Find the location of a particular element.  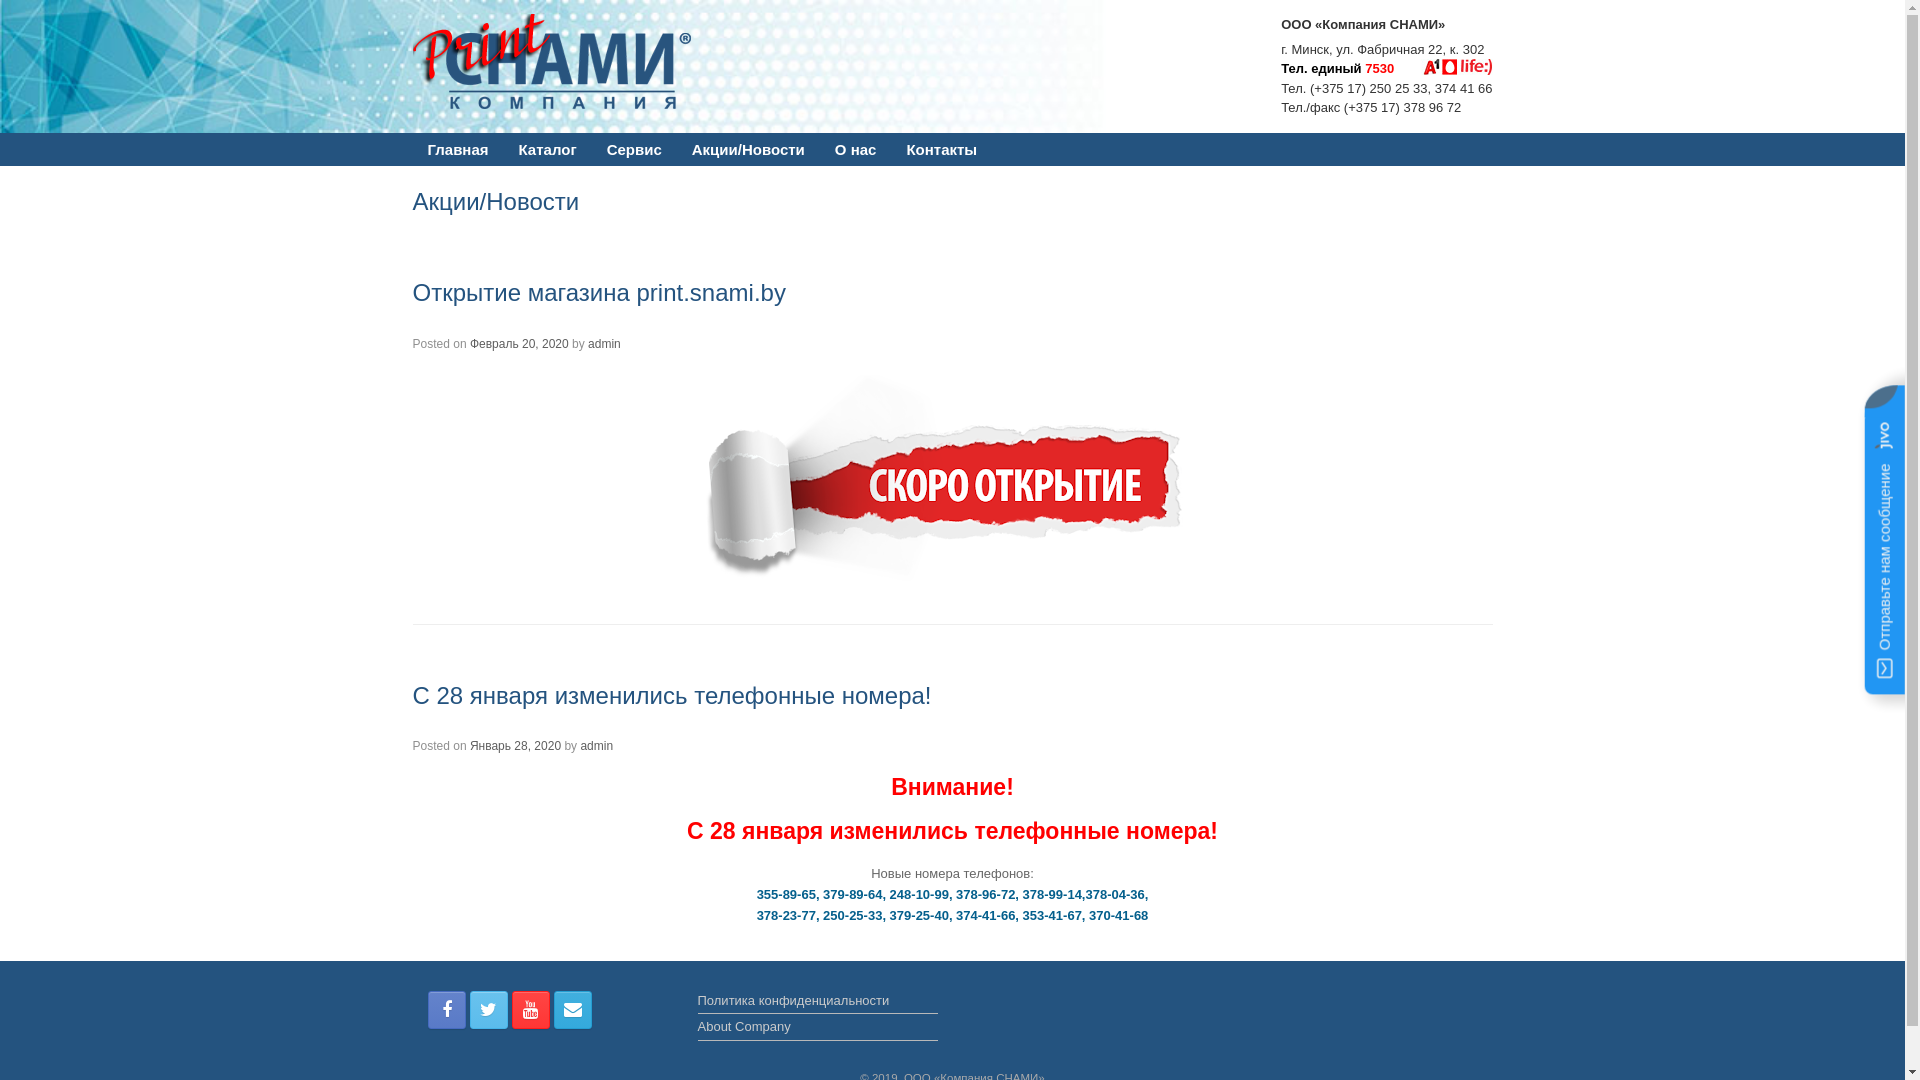

'About Company' is located at coordinates (817, 1029).